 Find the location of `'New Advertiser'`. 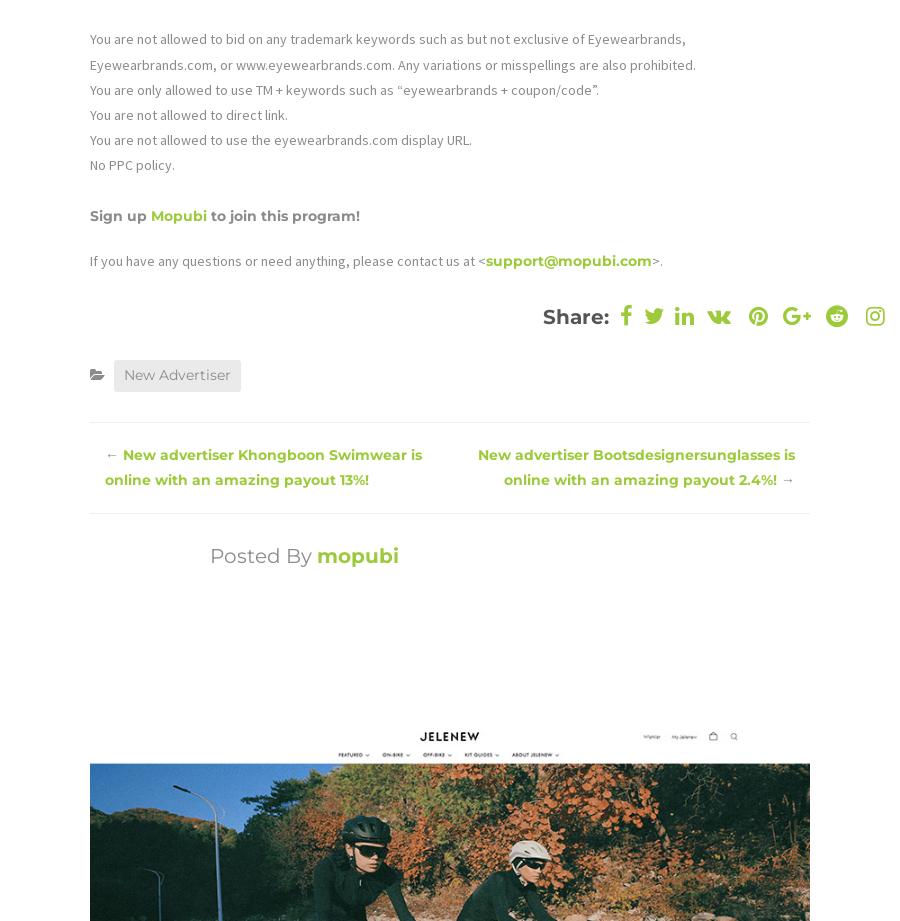

'New Advertiser' is located at coordinates (124, 375).